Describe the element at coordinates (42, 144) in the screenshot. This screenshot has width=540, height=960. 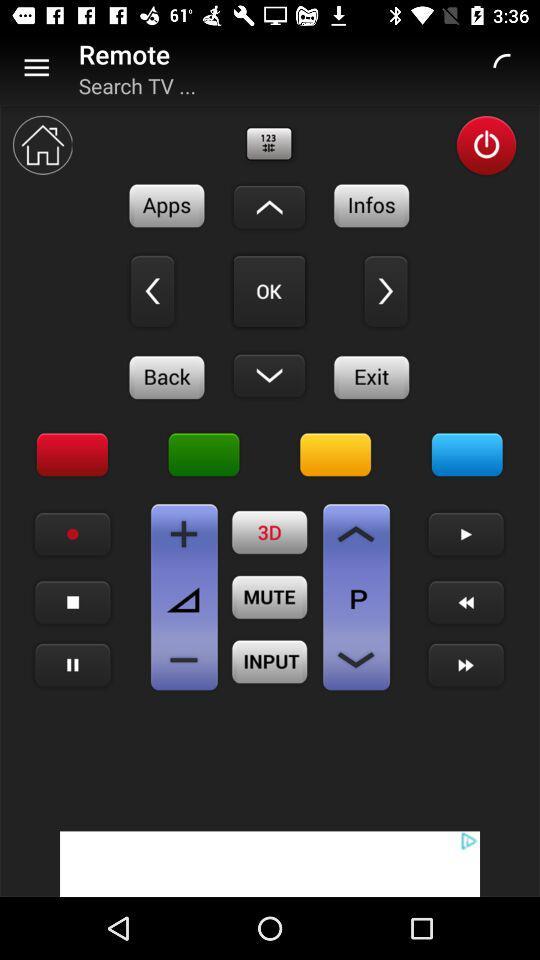
I see `go home` at that location.